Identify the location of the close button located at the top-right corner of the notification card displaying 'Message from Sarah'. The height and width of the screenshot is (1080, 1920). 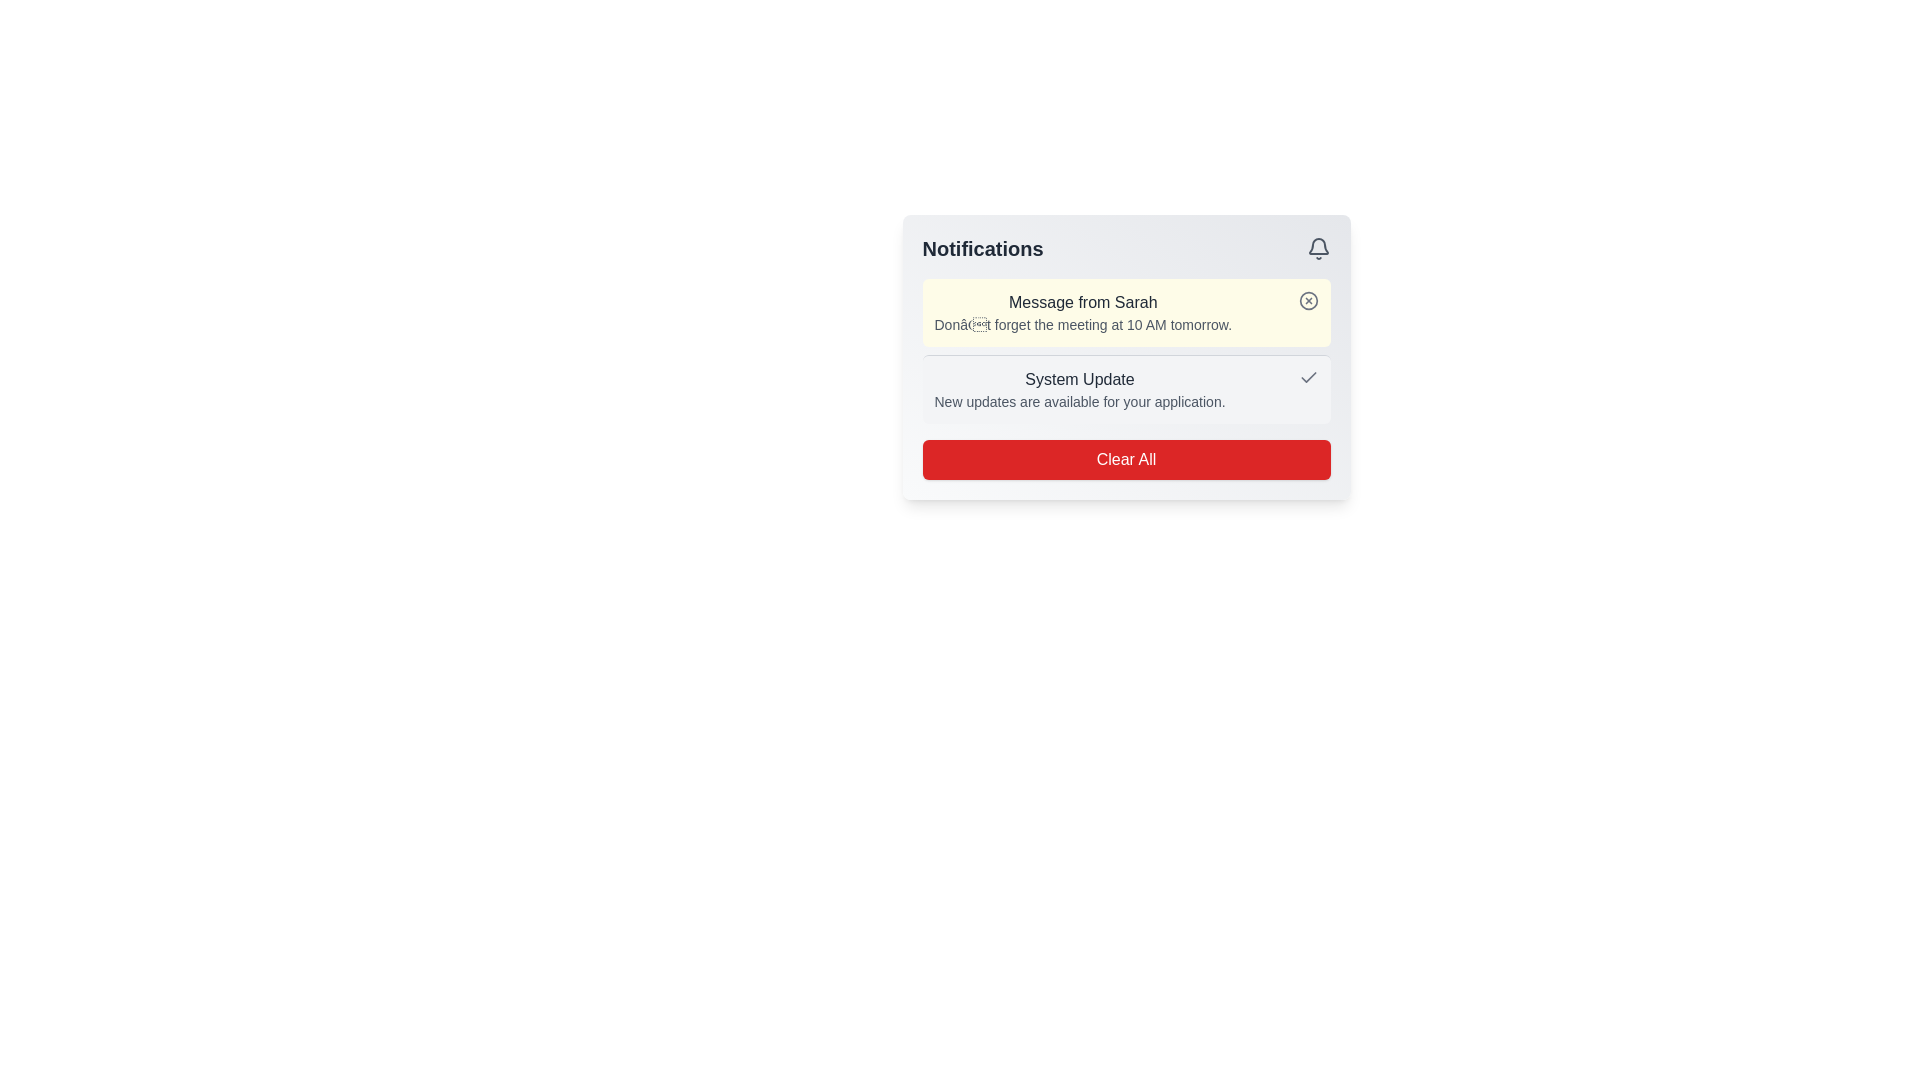
(1308, 300).